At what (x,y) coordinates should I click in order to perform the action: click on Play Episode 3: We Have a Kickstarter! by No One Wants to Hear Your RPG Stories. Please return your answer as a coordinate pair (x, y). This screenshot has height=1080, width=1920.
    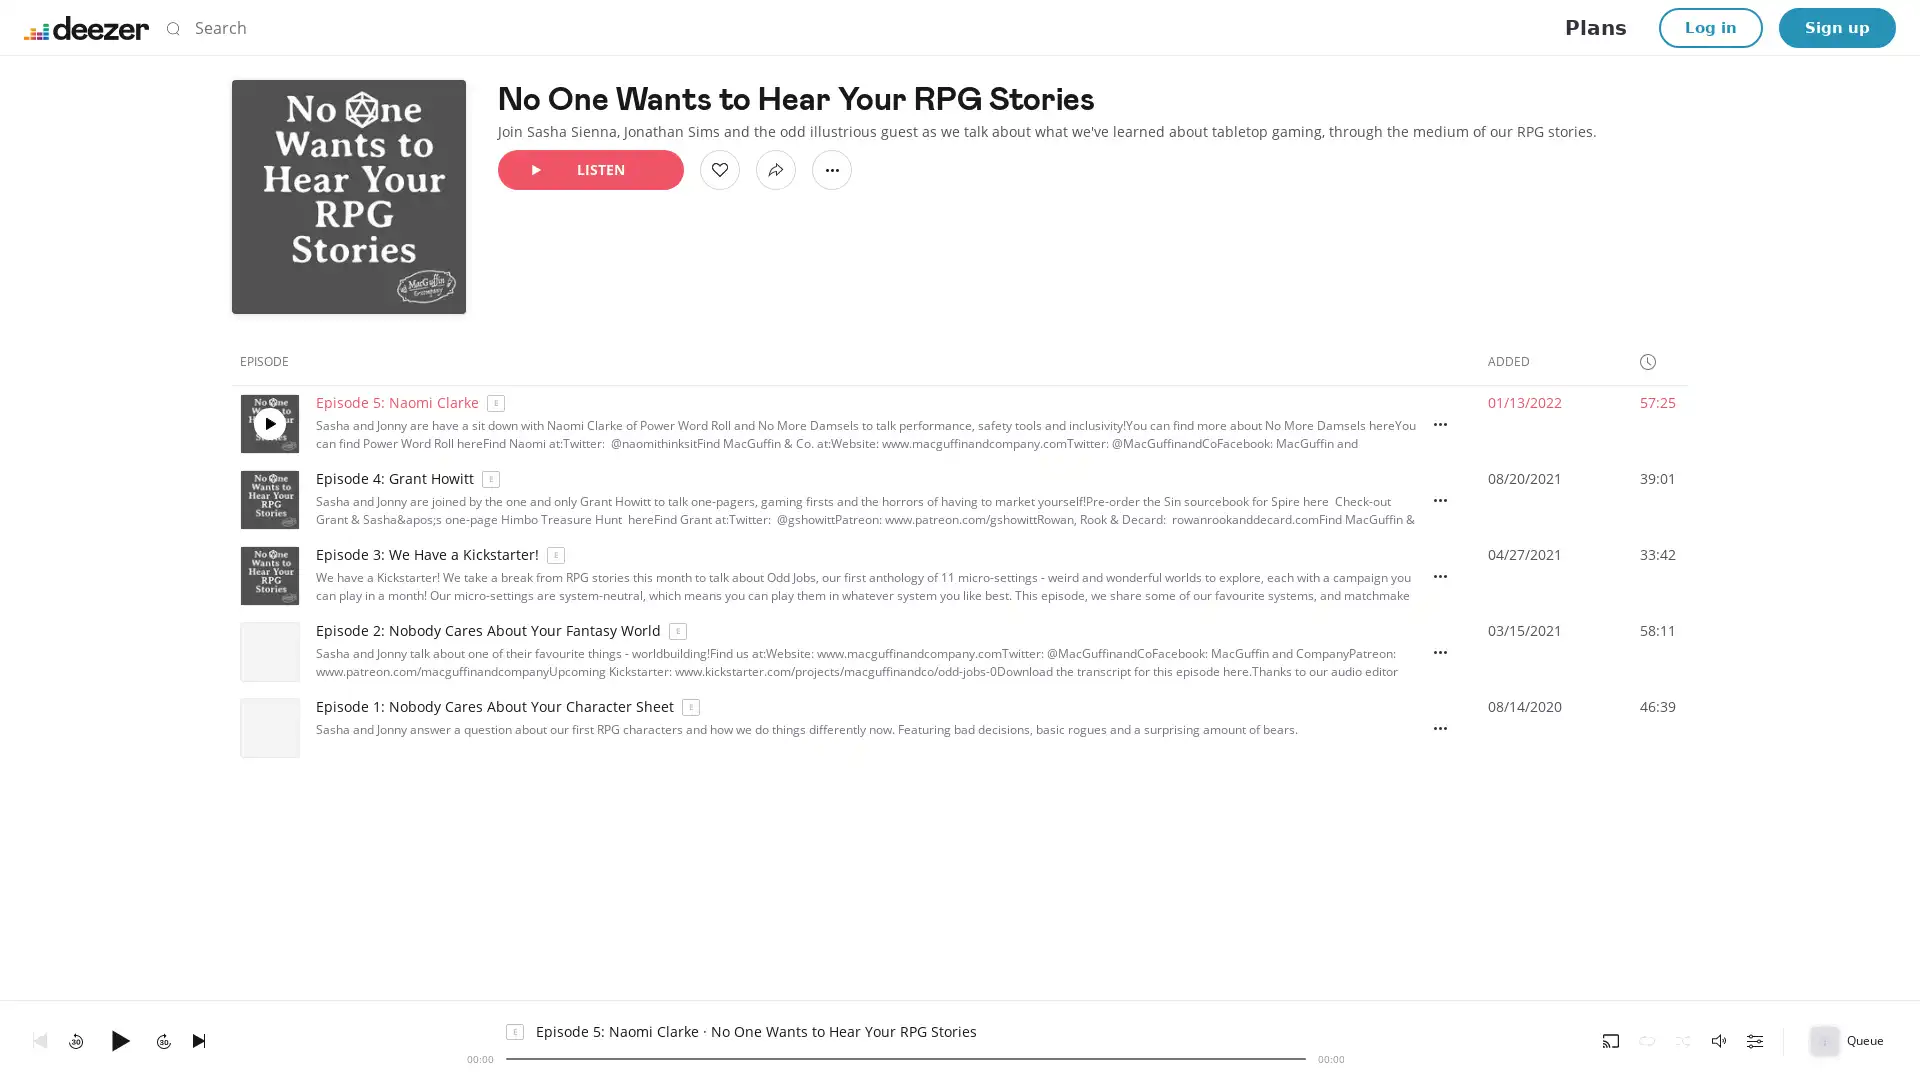
    Looking at the image, I should click on (268, 575).